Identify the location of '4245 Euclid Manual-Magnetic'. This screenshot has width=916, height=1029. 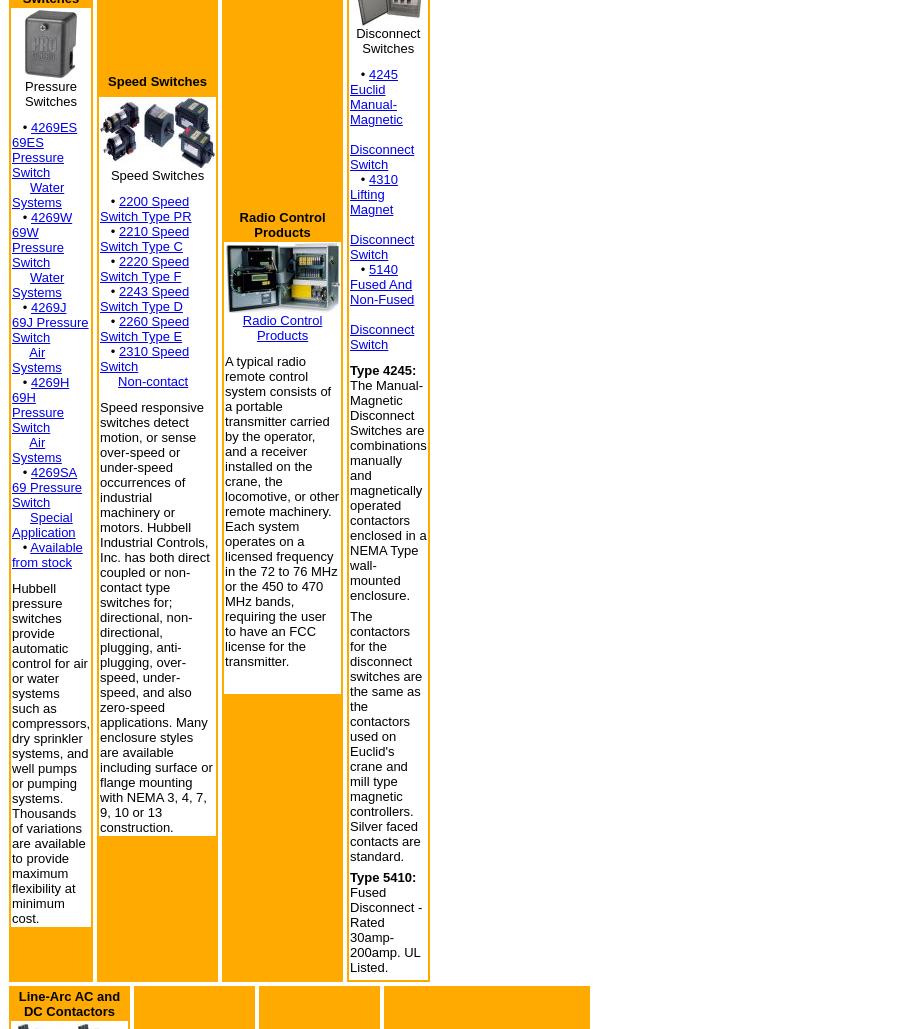
(376, 96).